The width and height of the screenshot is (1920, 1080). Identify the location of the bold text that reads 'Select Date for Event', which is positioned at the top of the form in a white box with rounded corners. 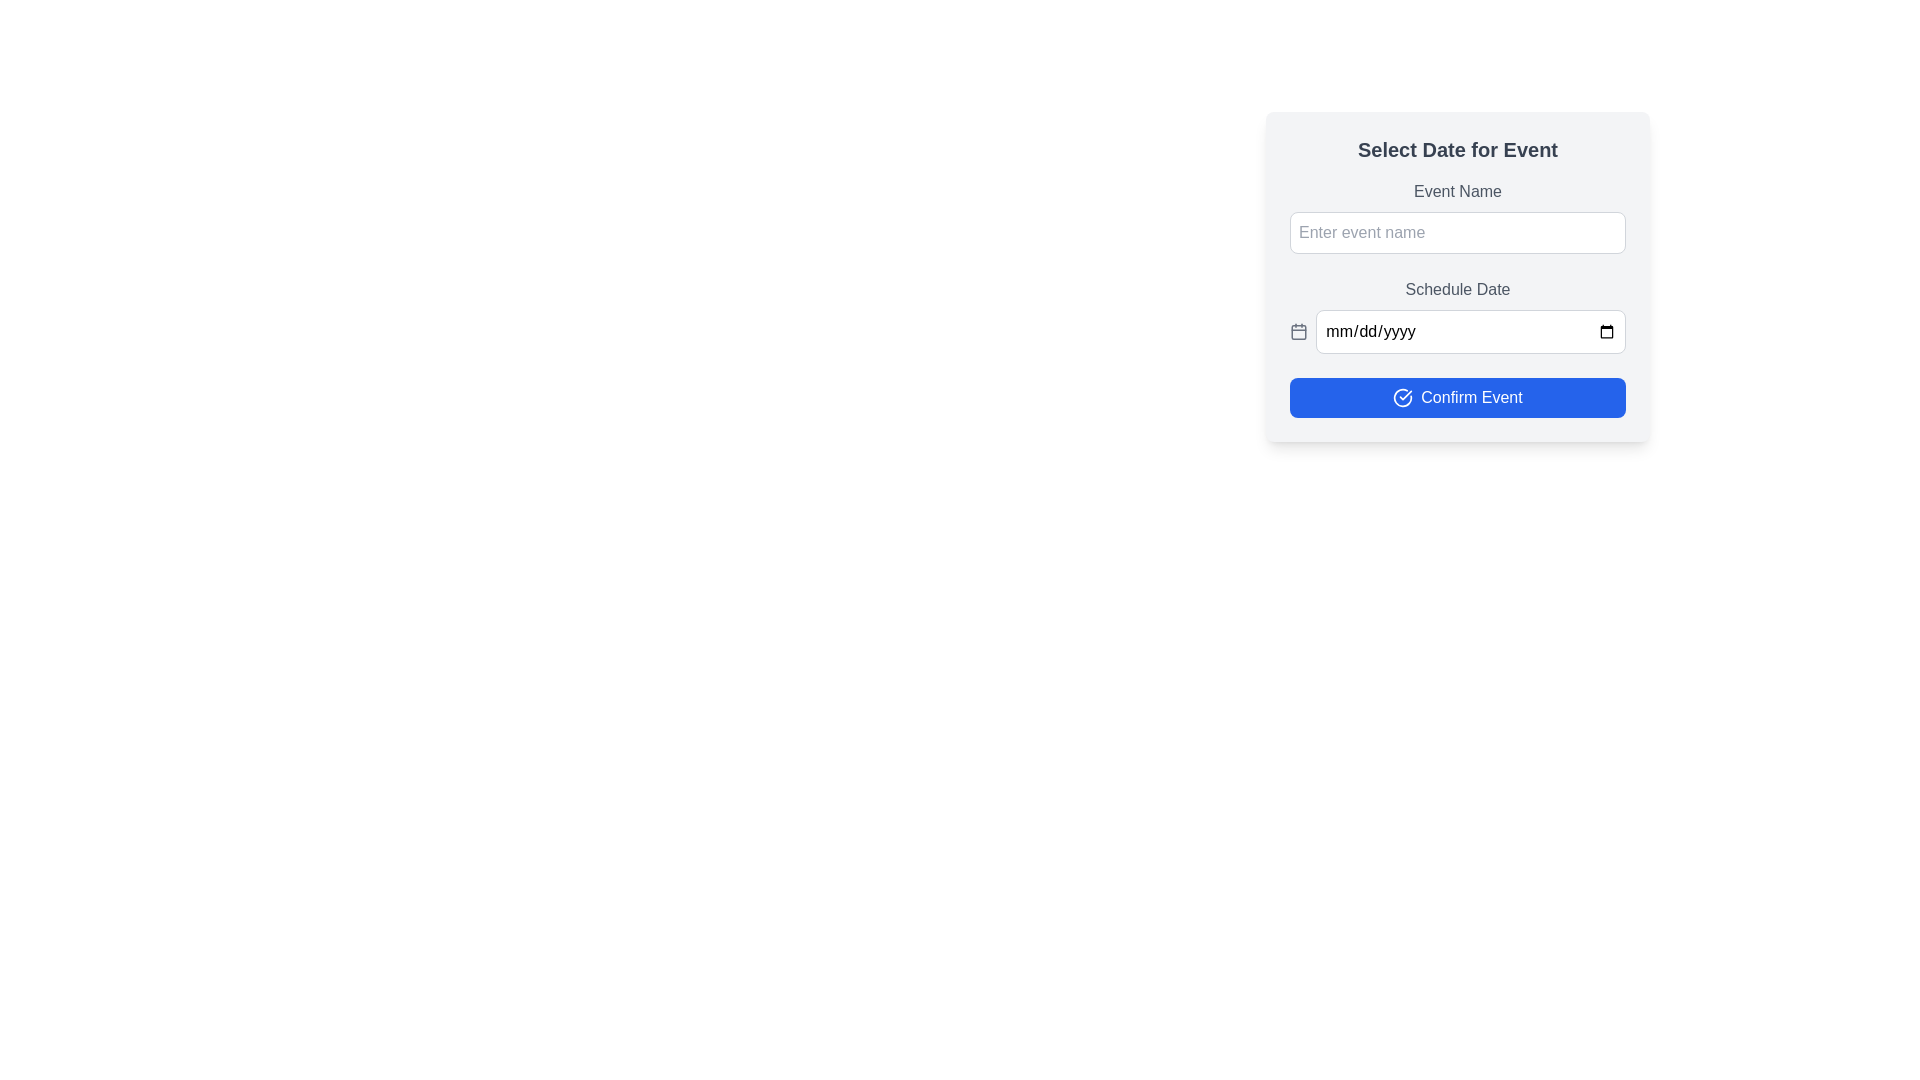
(1458, 149).